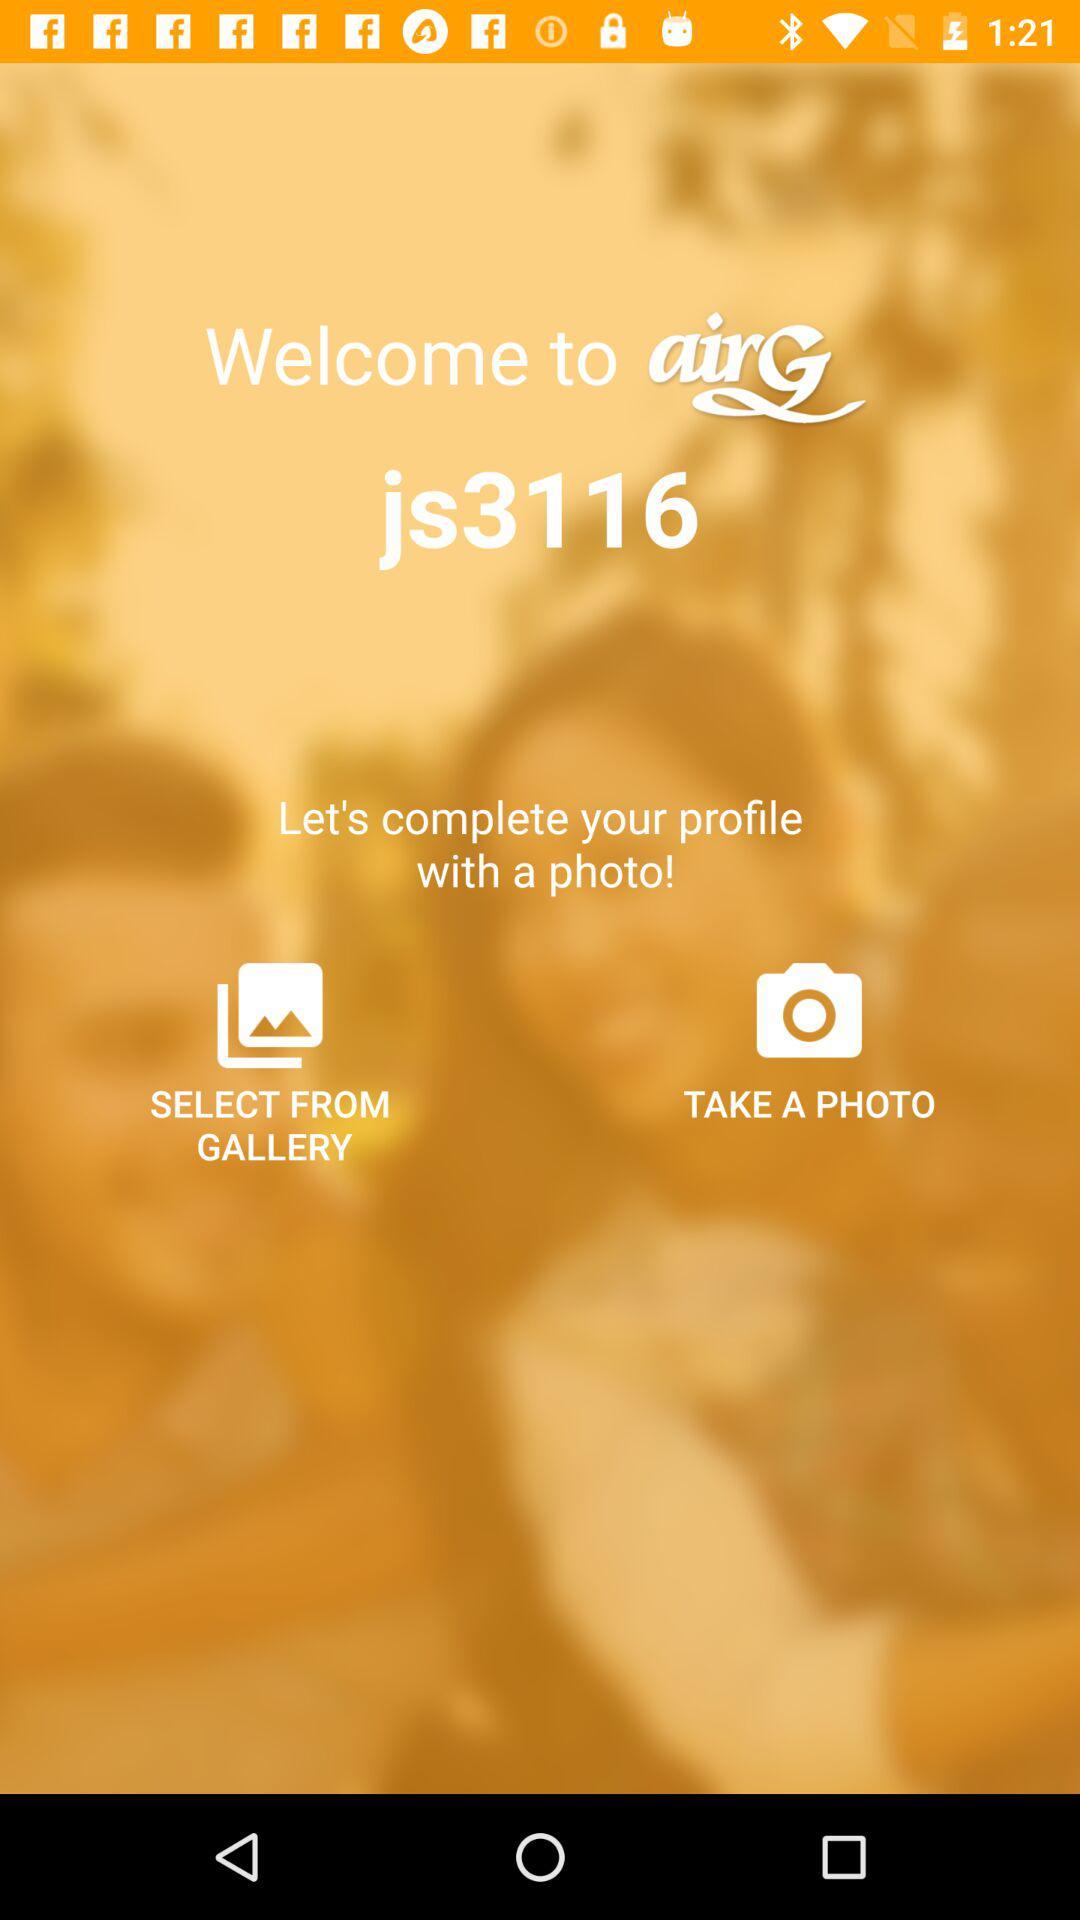  Describe the element at coordinates (270, 1060) in the screenshot. I see `icon next to take a photo` at that location.